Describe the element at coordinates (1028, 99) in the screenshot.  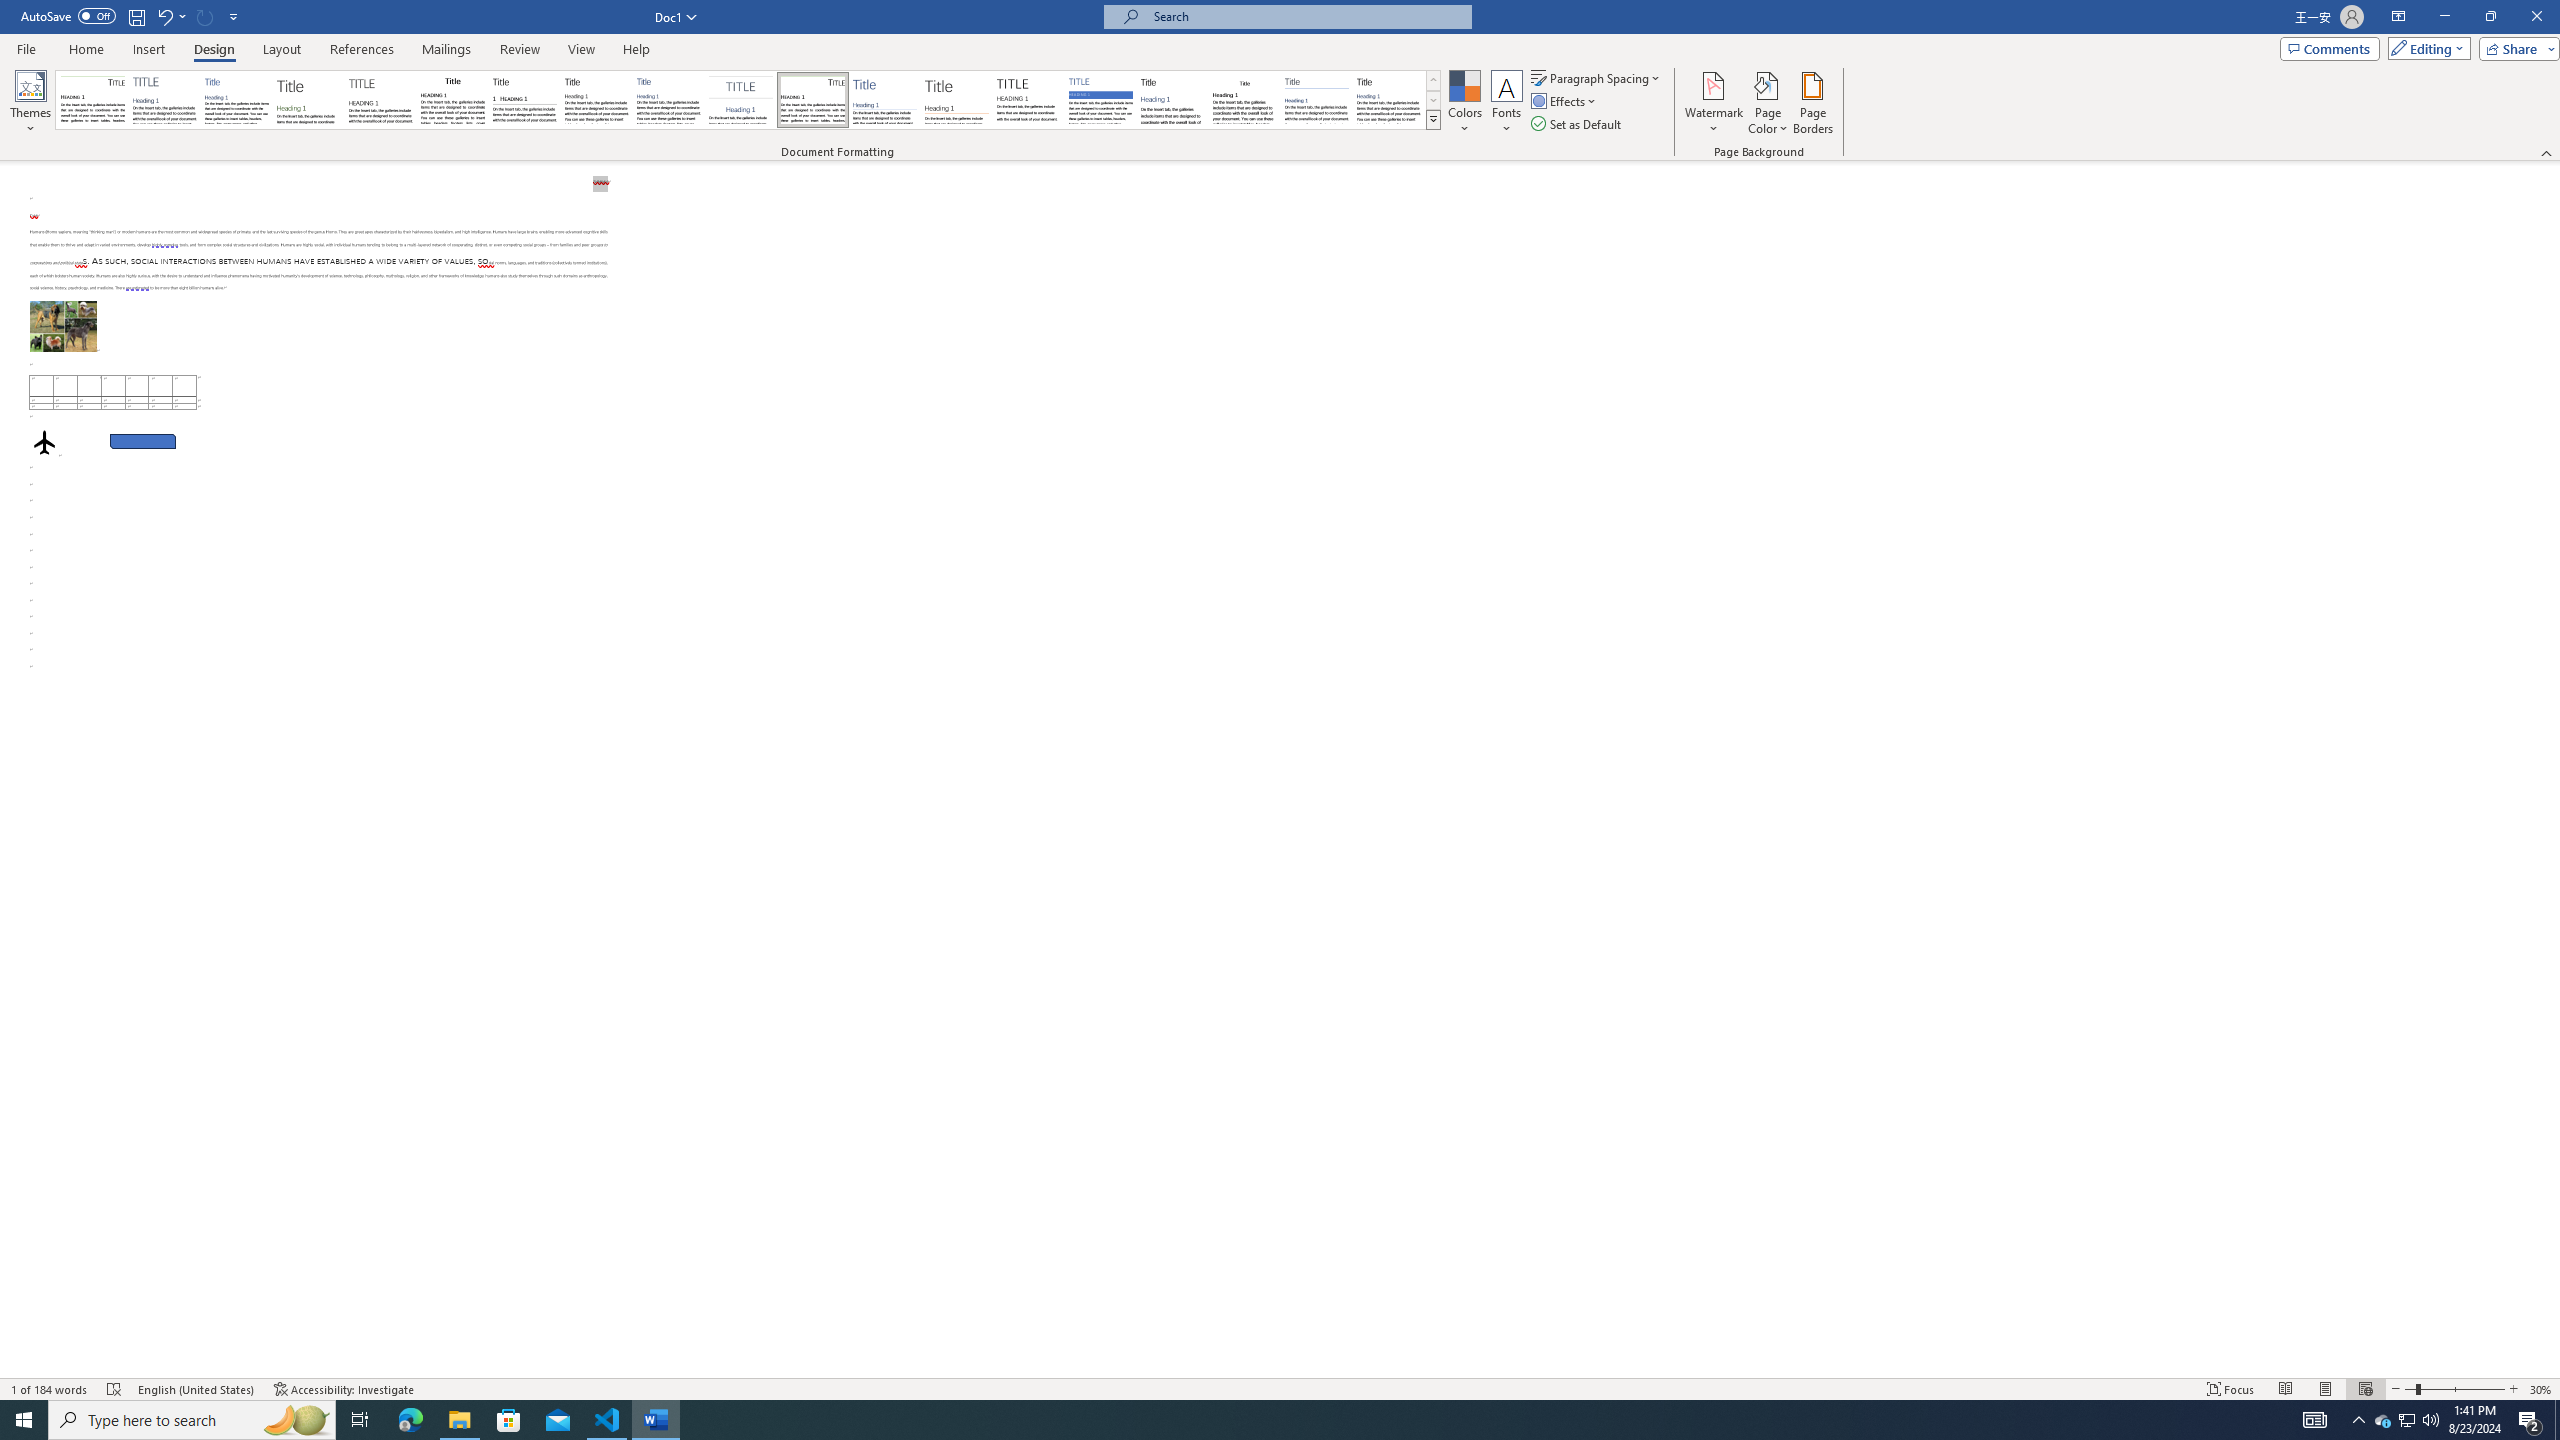
I see `'Minimalist'` at that location.